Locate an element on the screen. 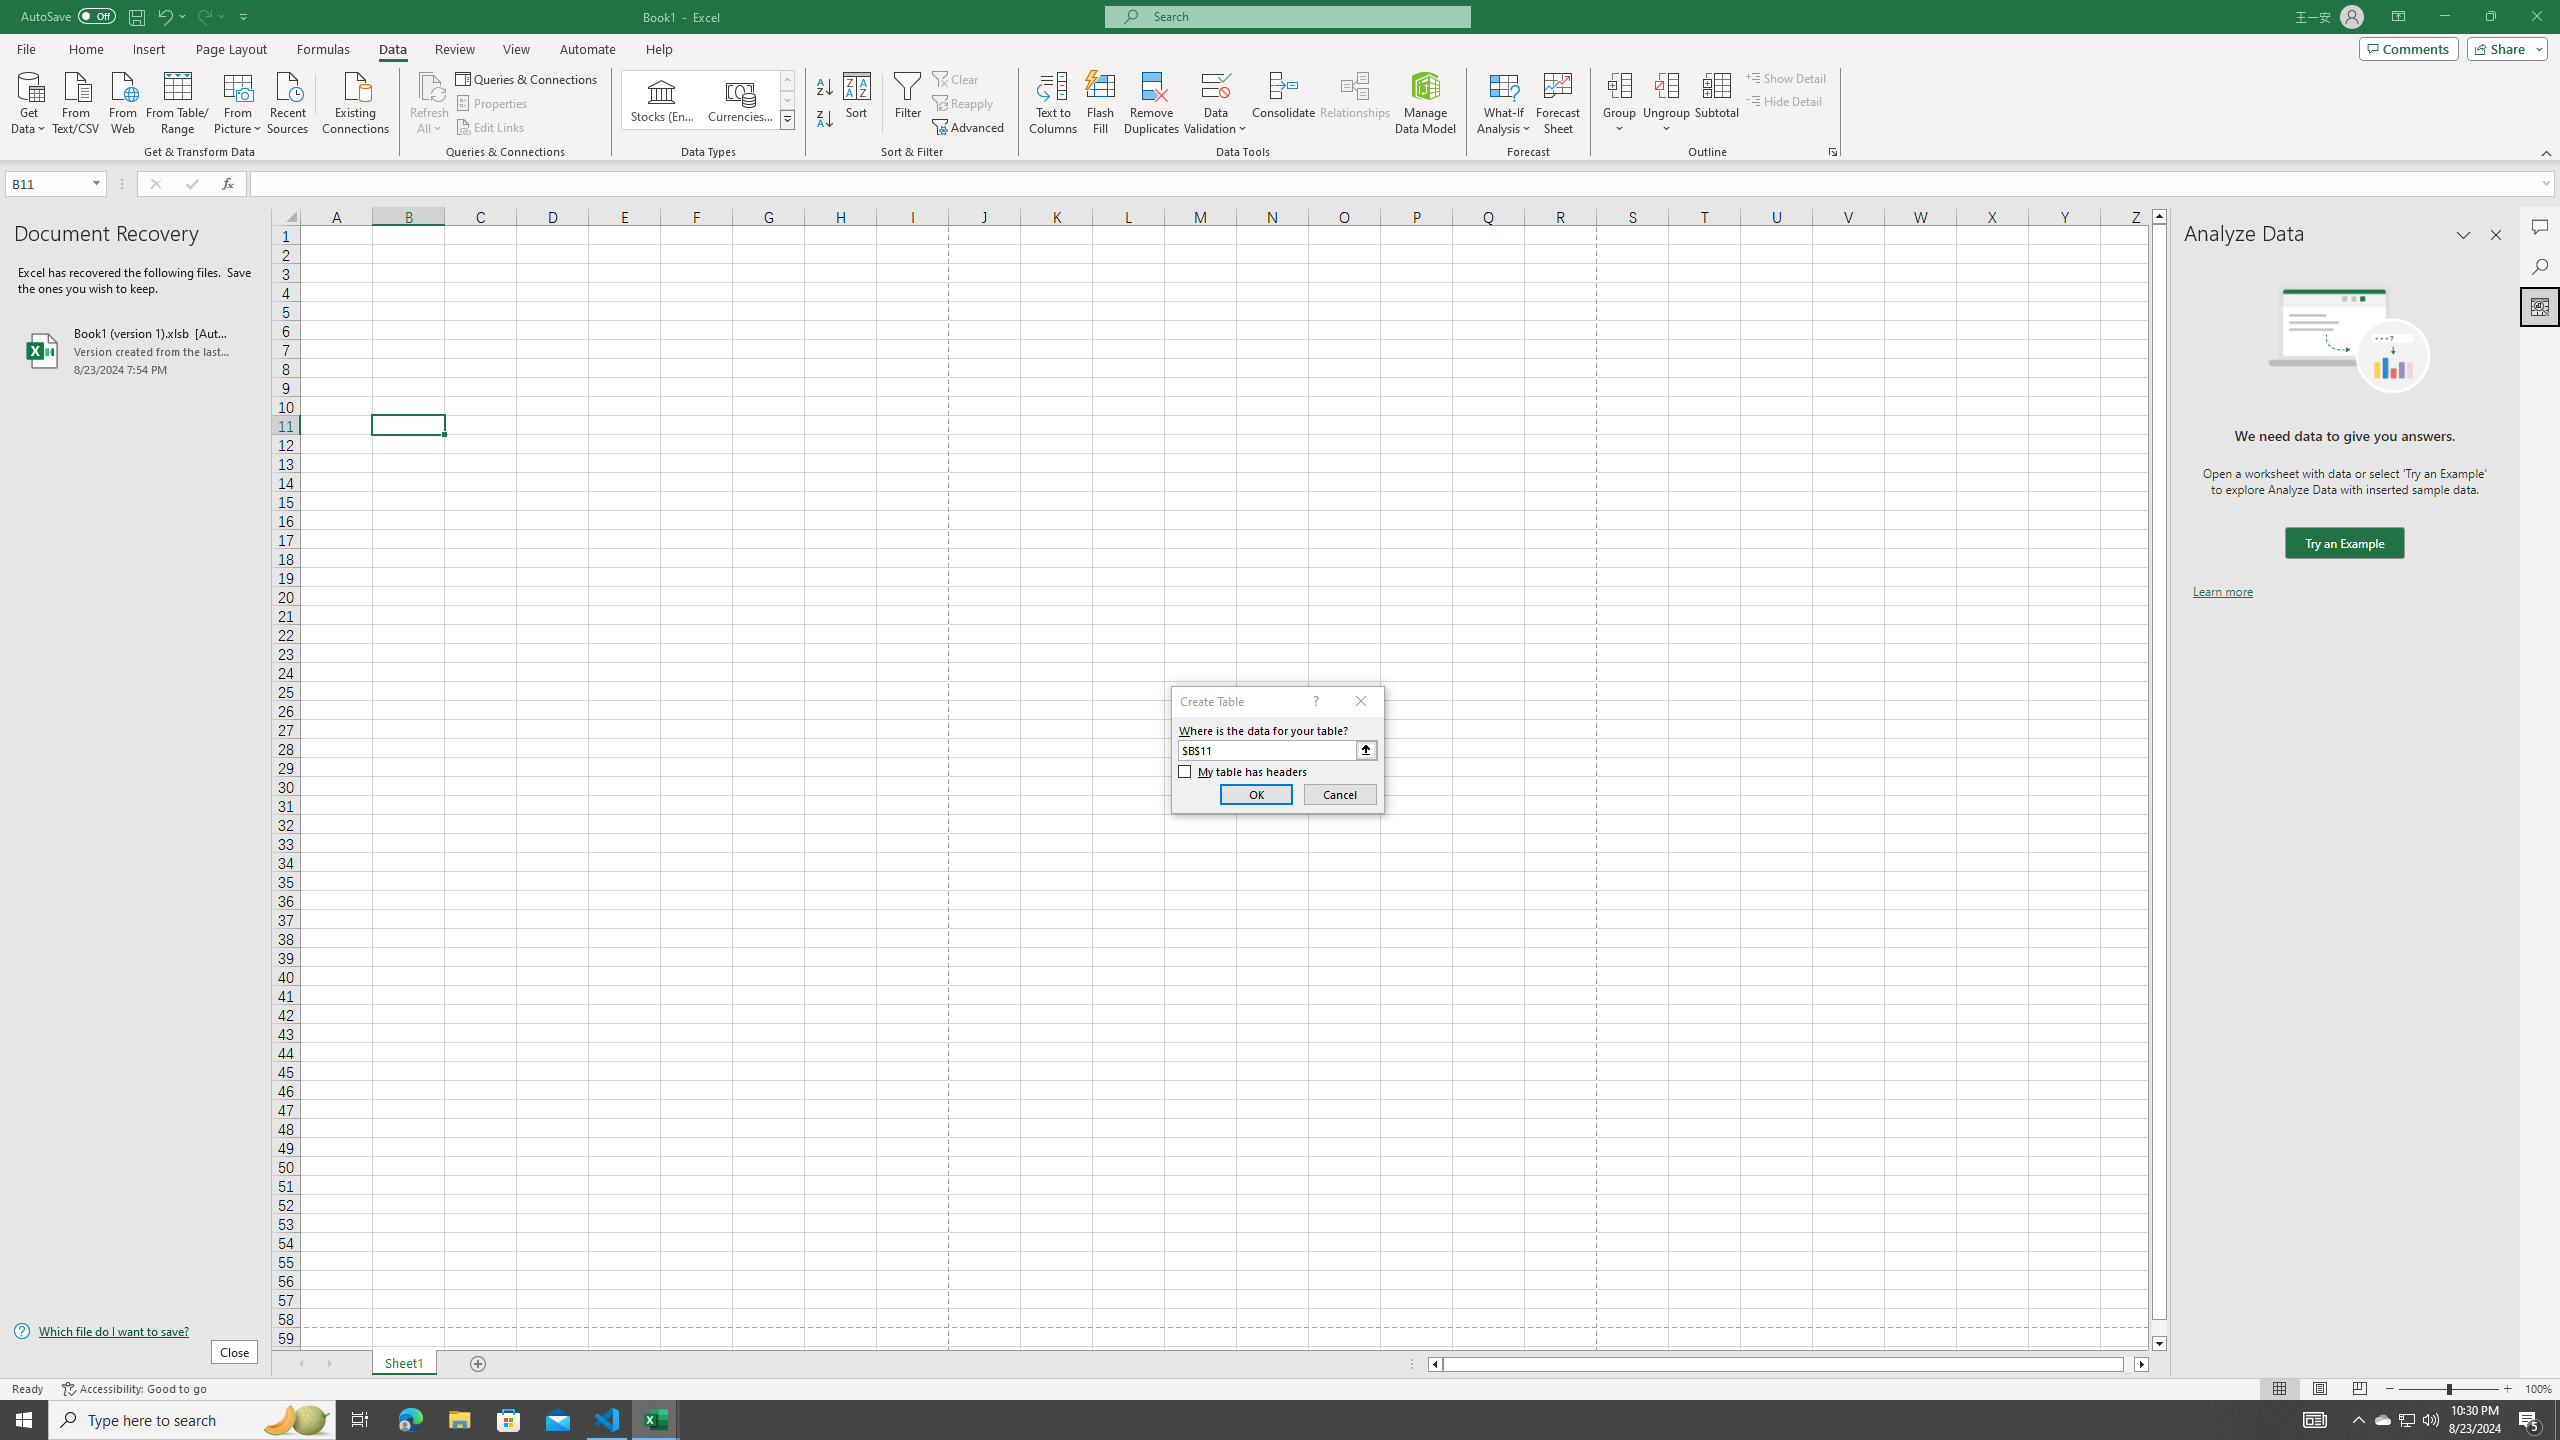 This screenshot has width=2560, height=1440. 'Consolidate...' is located at coordinates (1283, 103).